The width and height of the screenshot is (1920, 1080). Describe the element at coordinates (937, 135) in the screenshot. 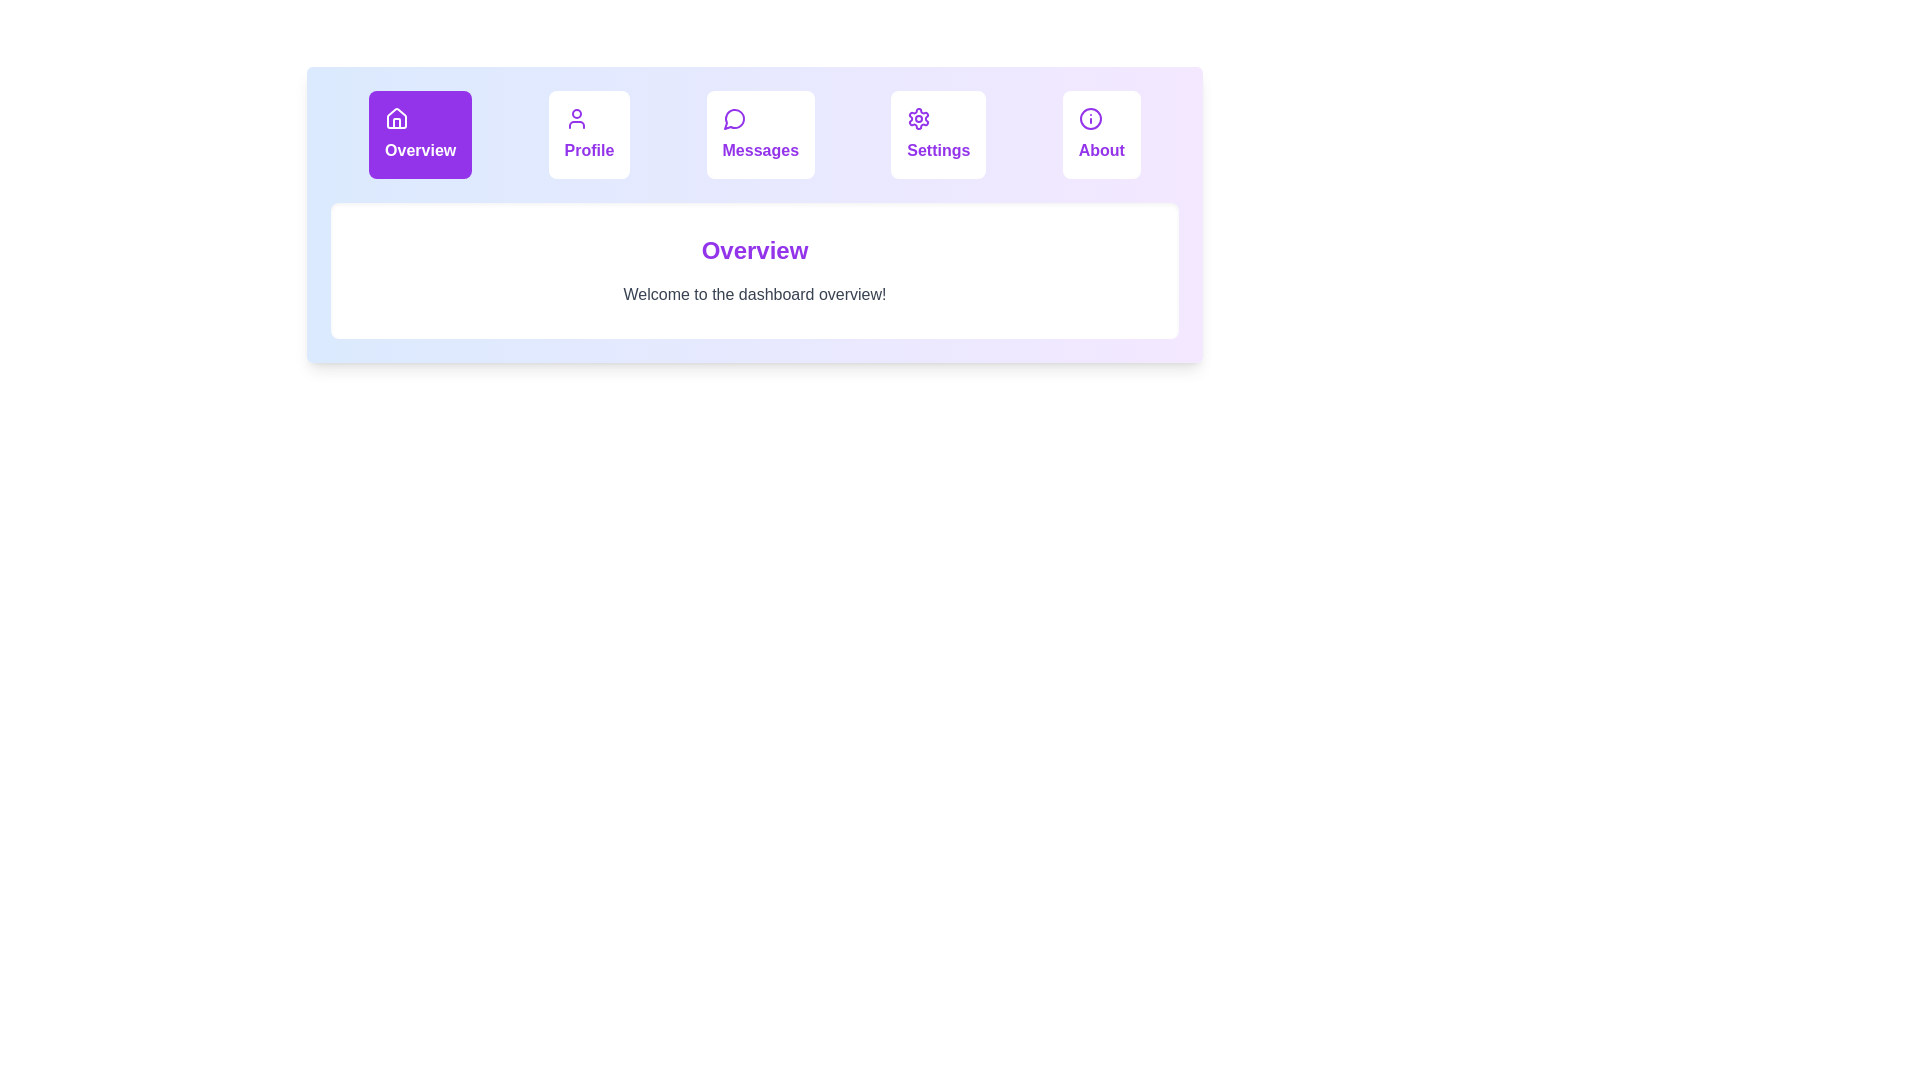

I see `the tab labeled Settings to switch to it` at that location.